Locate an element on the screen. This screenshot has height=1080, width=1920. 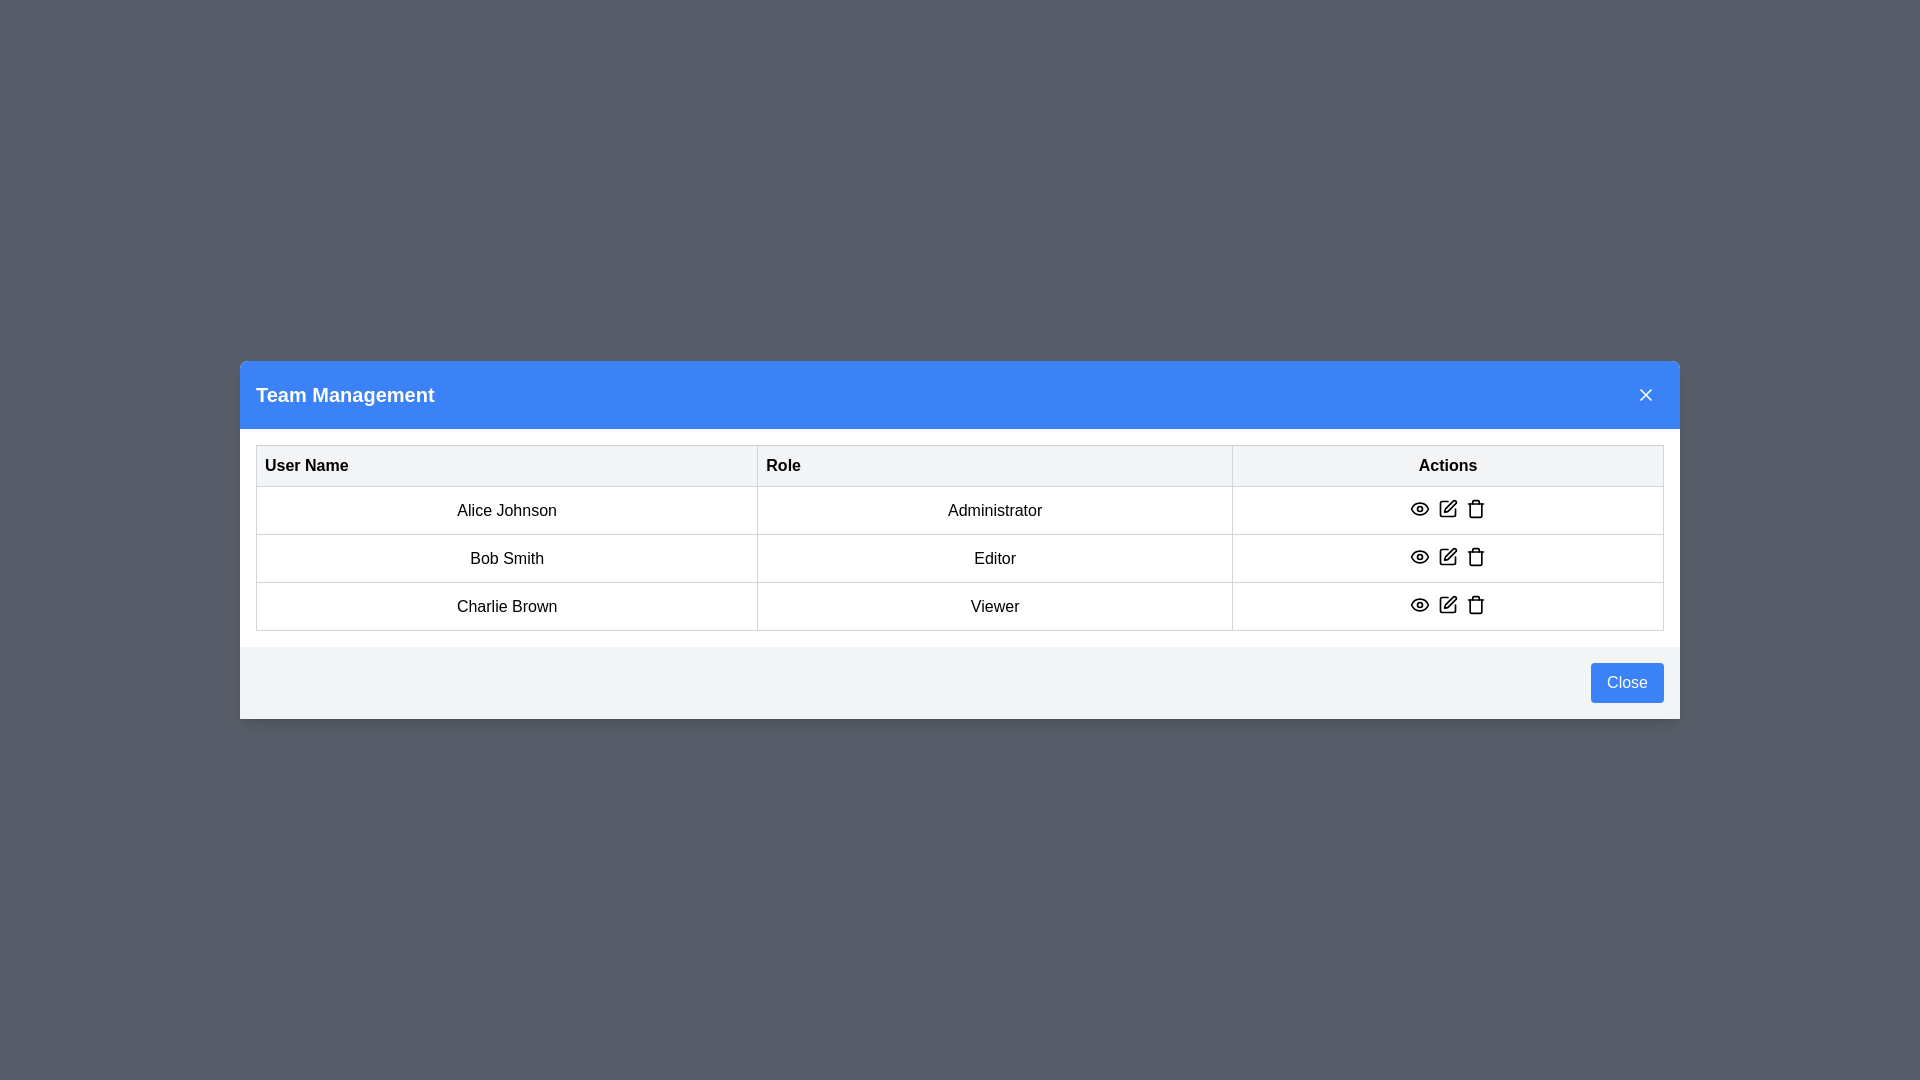
the graphical close button located at the top-right corner of the modal dialog is located at coordinates (1646, 394).